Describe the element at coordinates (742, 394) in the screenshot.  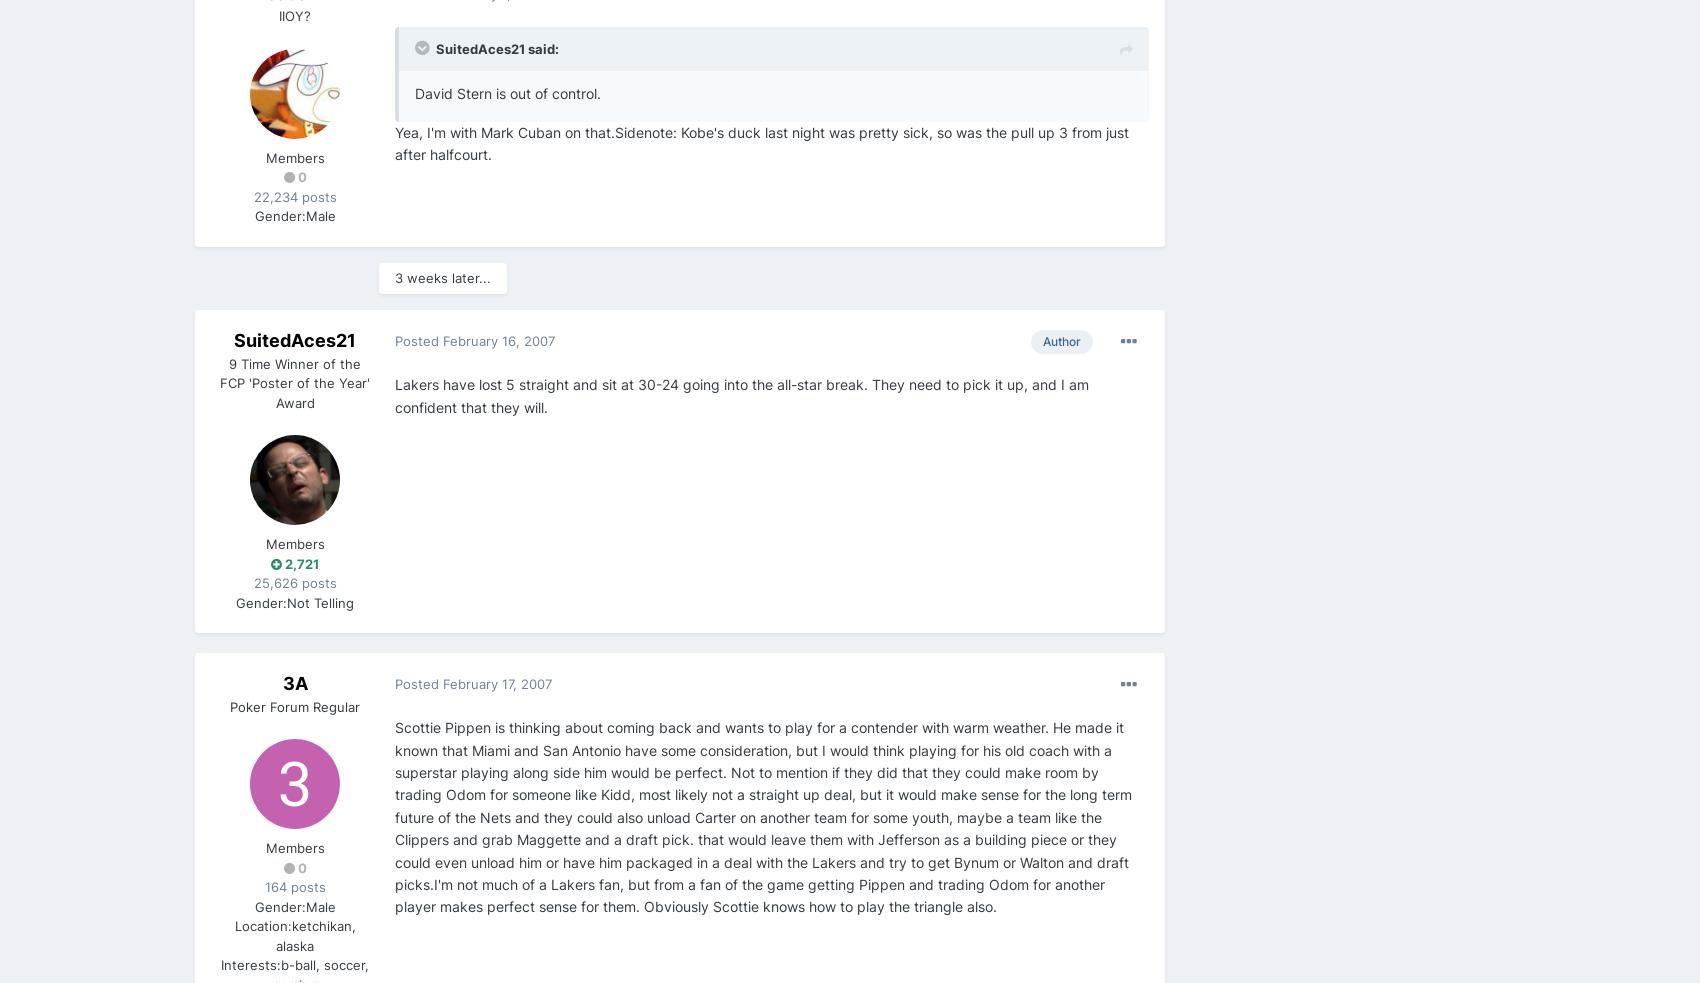
I see `'Lakers have lost 5 straight and sit at 30-24 going into the all-star break.  They need to pick it up, and I am confident that they will.'` at that location.